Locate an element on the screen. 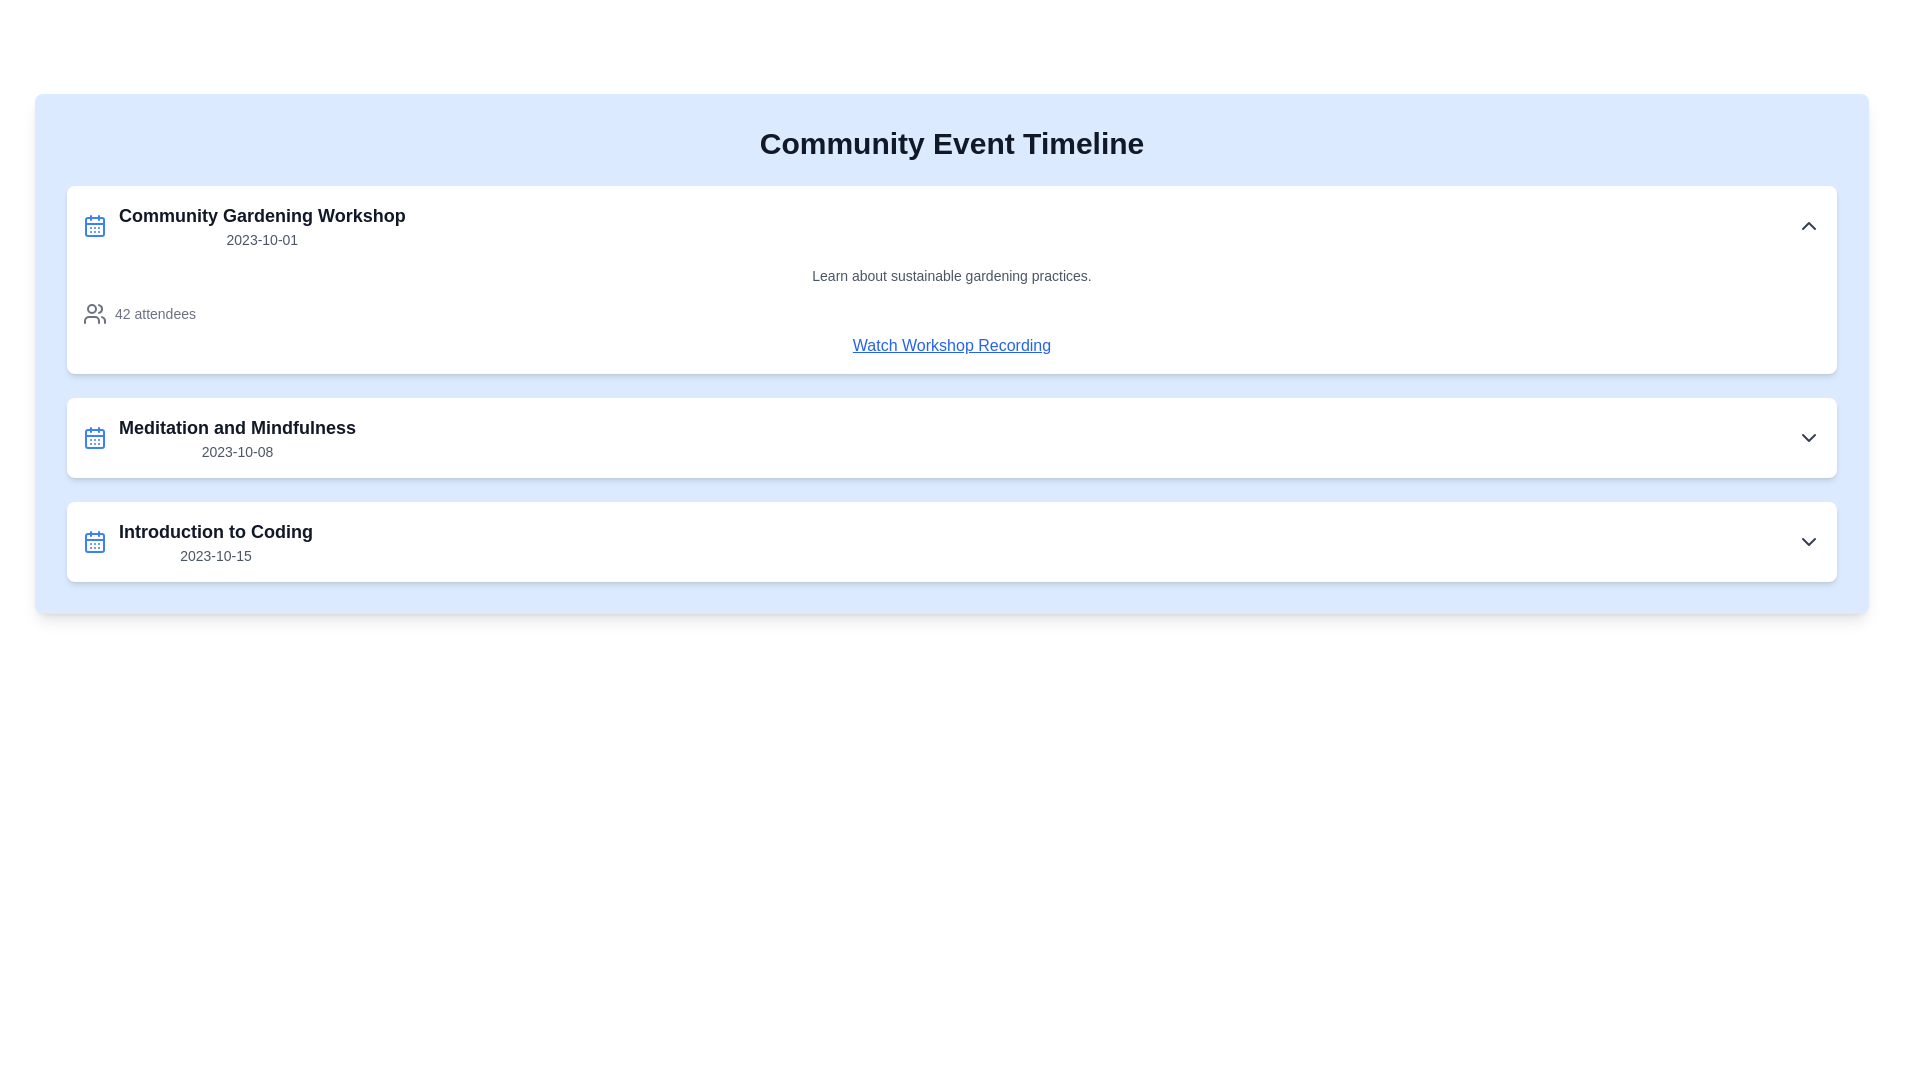 The height and width of the screenshot is (1080, 1920). the second event card titled 'Meditation and Mindfulness' in the 'Community Event Timeline' section is located at coordinates (219, 437).